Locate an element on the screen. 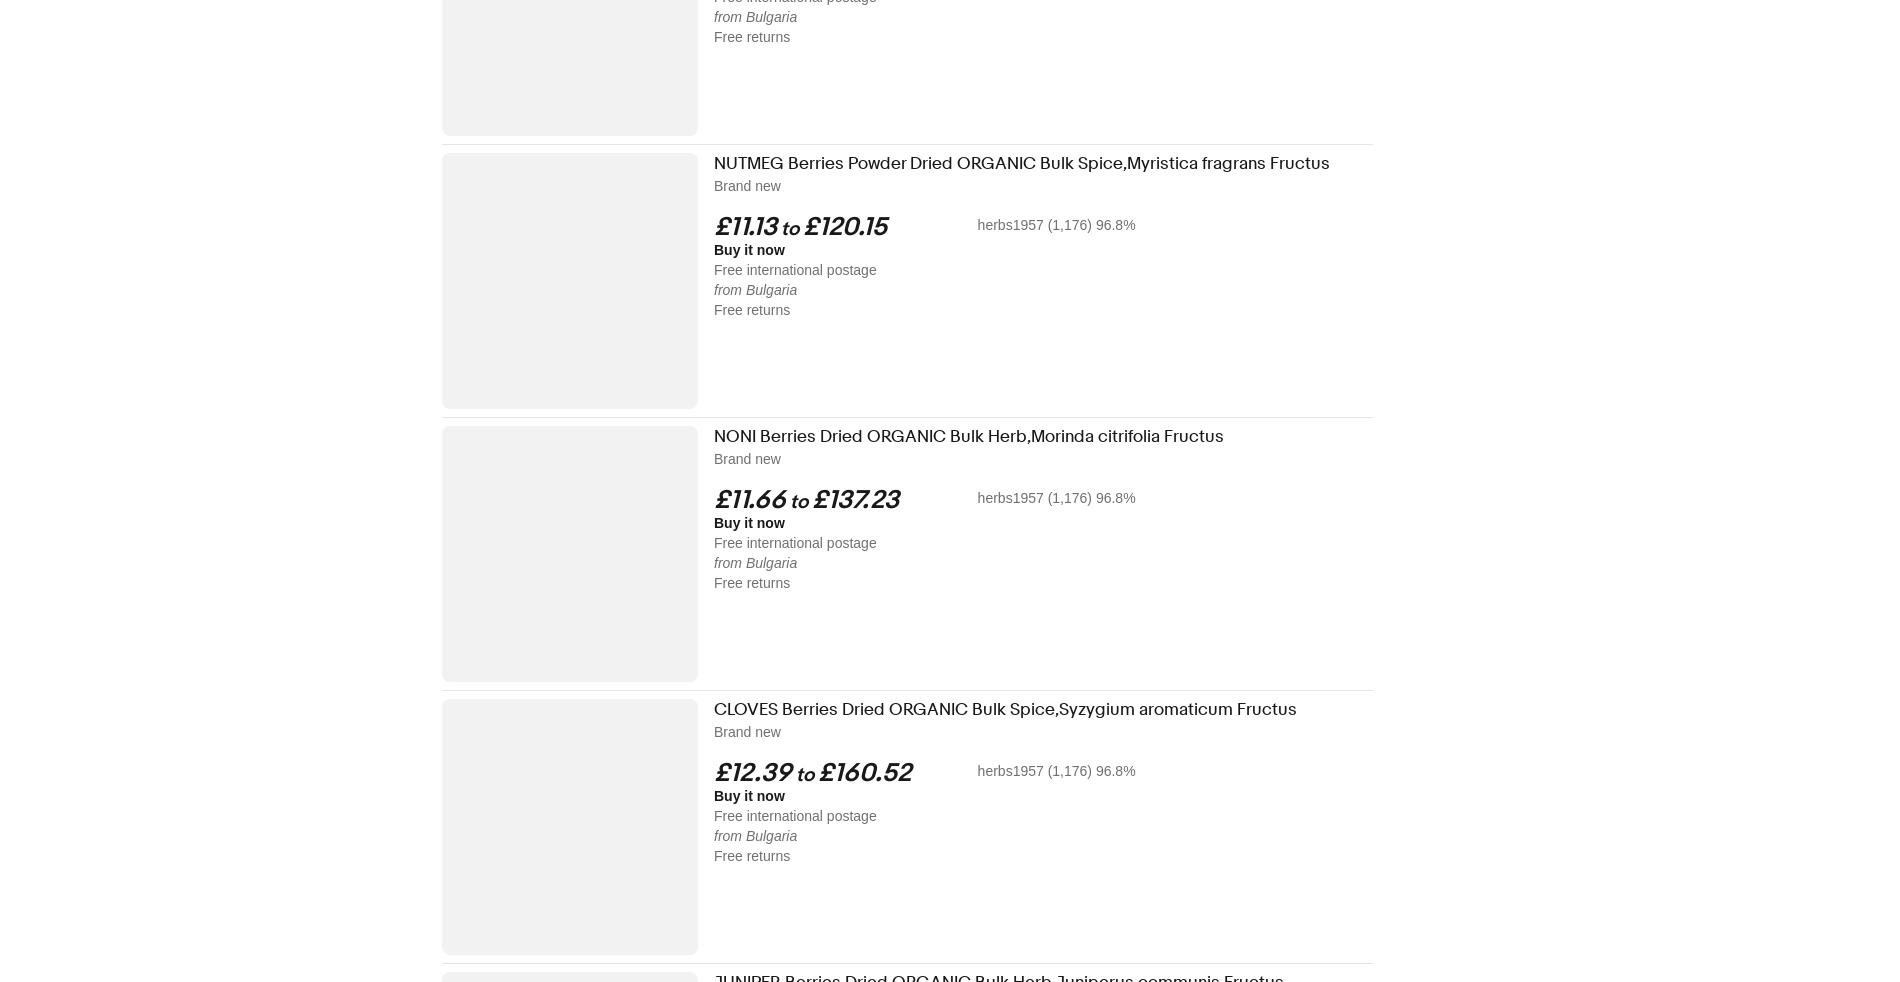 This screenshot has height=982, width=1900. '£11.66' is located at coordinates (748, 499).